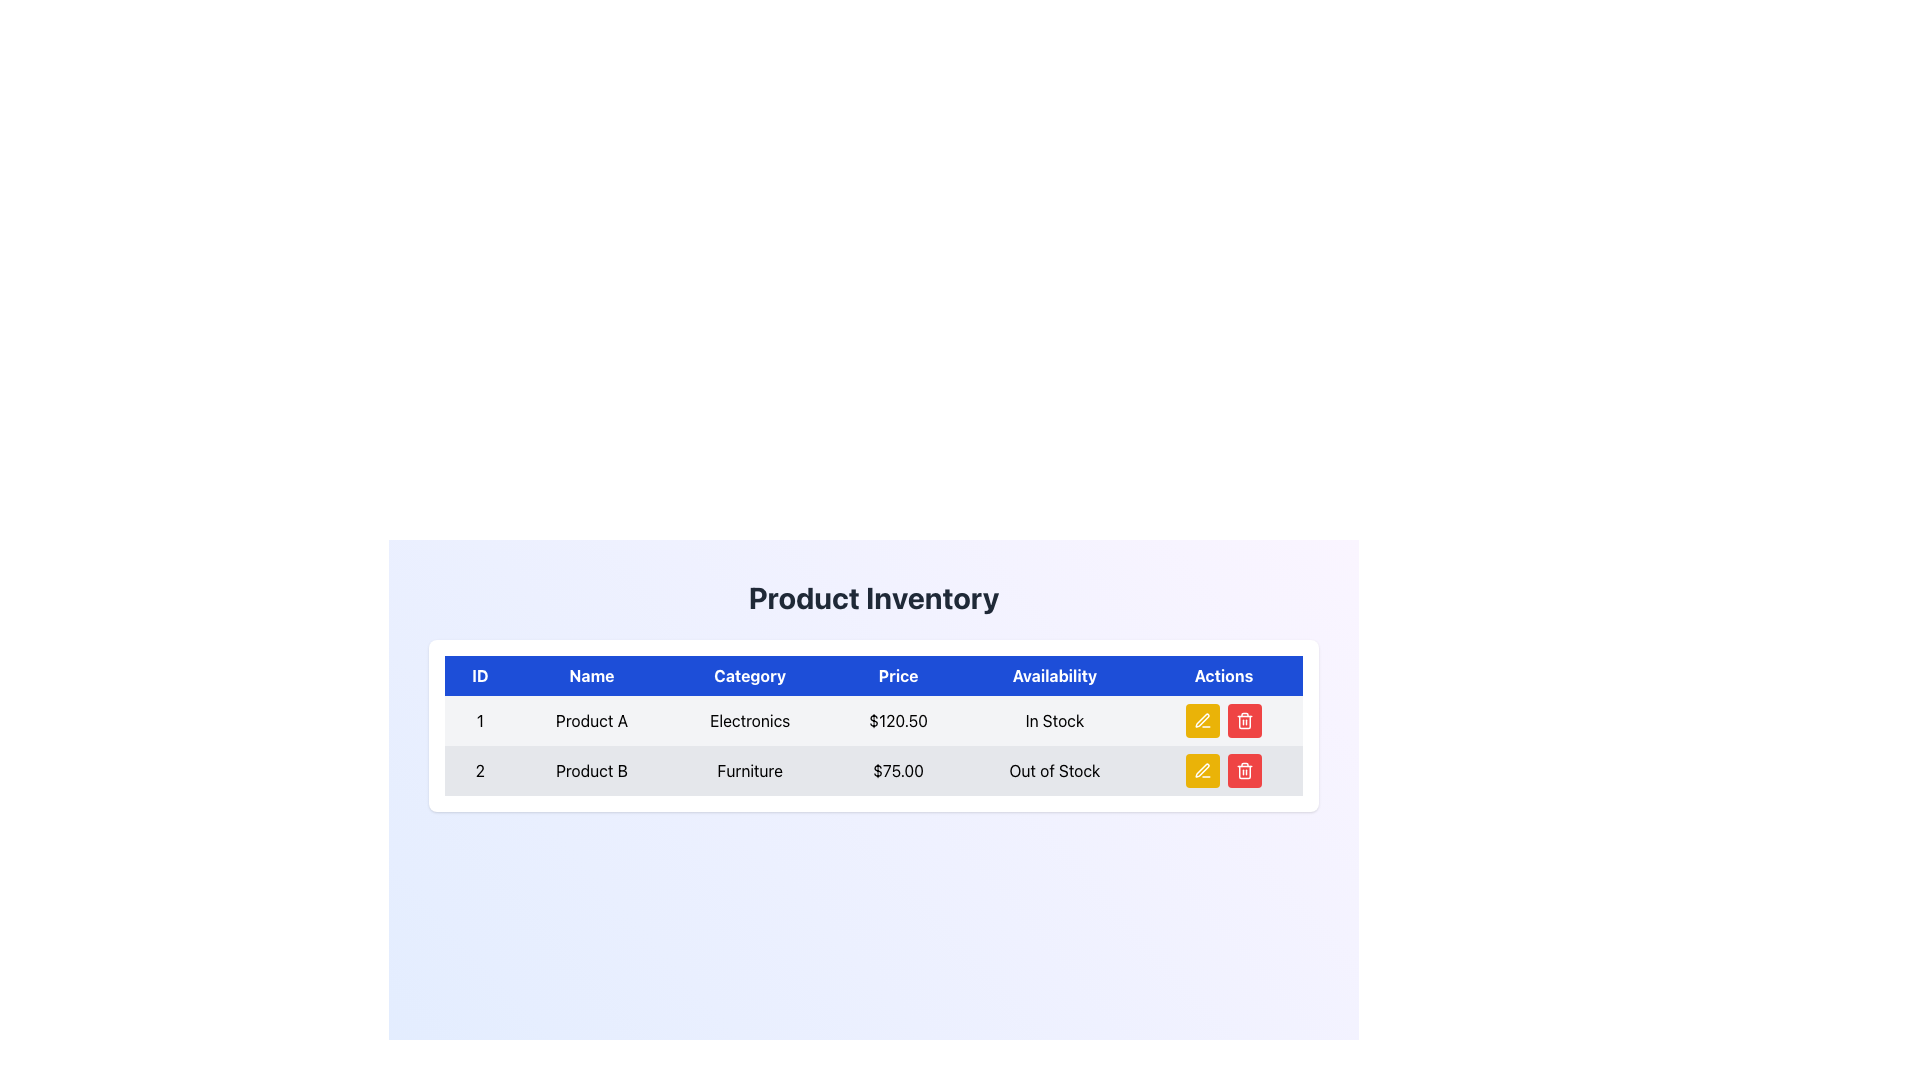 The image size is (1920, 1080). What do you see at coordinates (749, 721) in the screenshot?
I see `the category label 'Product A' in the inventory table, which is located in the third column of the first row, following the elements '1' and 'Product A'` at bounding box center [749, 721].